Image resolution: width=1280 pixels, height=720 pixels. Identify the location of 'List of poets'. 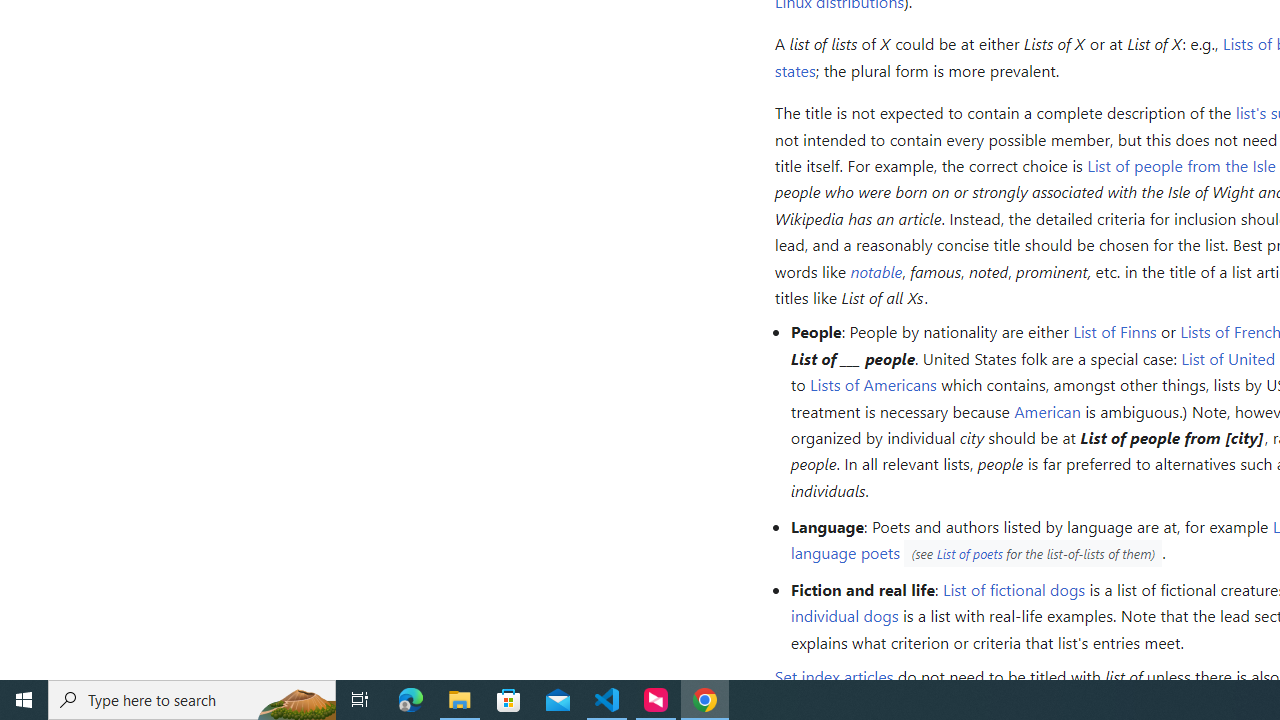
(969, 554).